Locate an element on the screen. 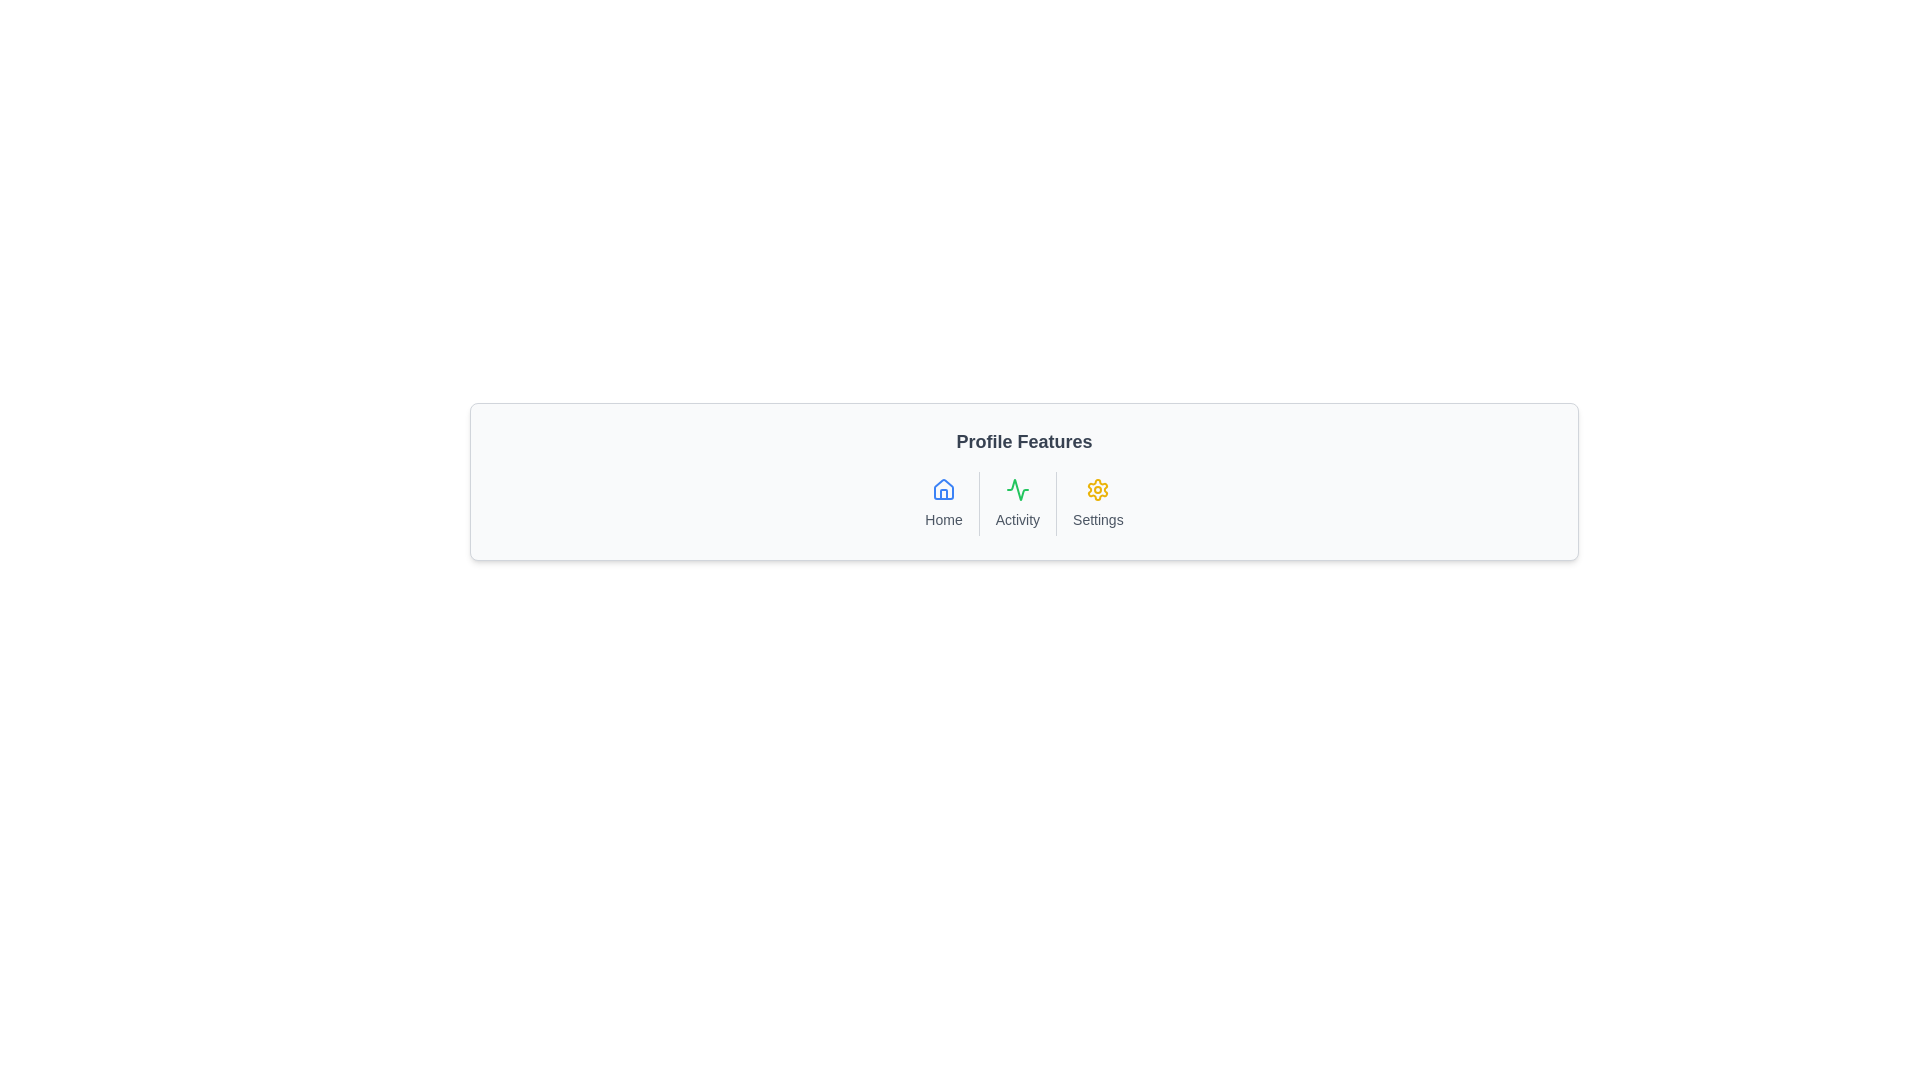 This screenshot has height=1080, width=1920. the yellow gear-shaped icon labeled 'Settings' located in the bottom right corner of the row is located at coordinates (1097, 489).